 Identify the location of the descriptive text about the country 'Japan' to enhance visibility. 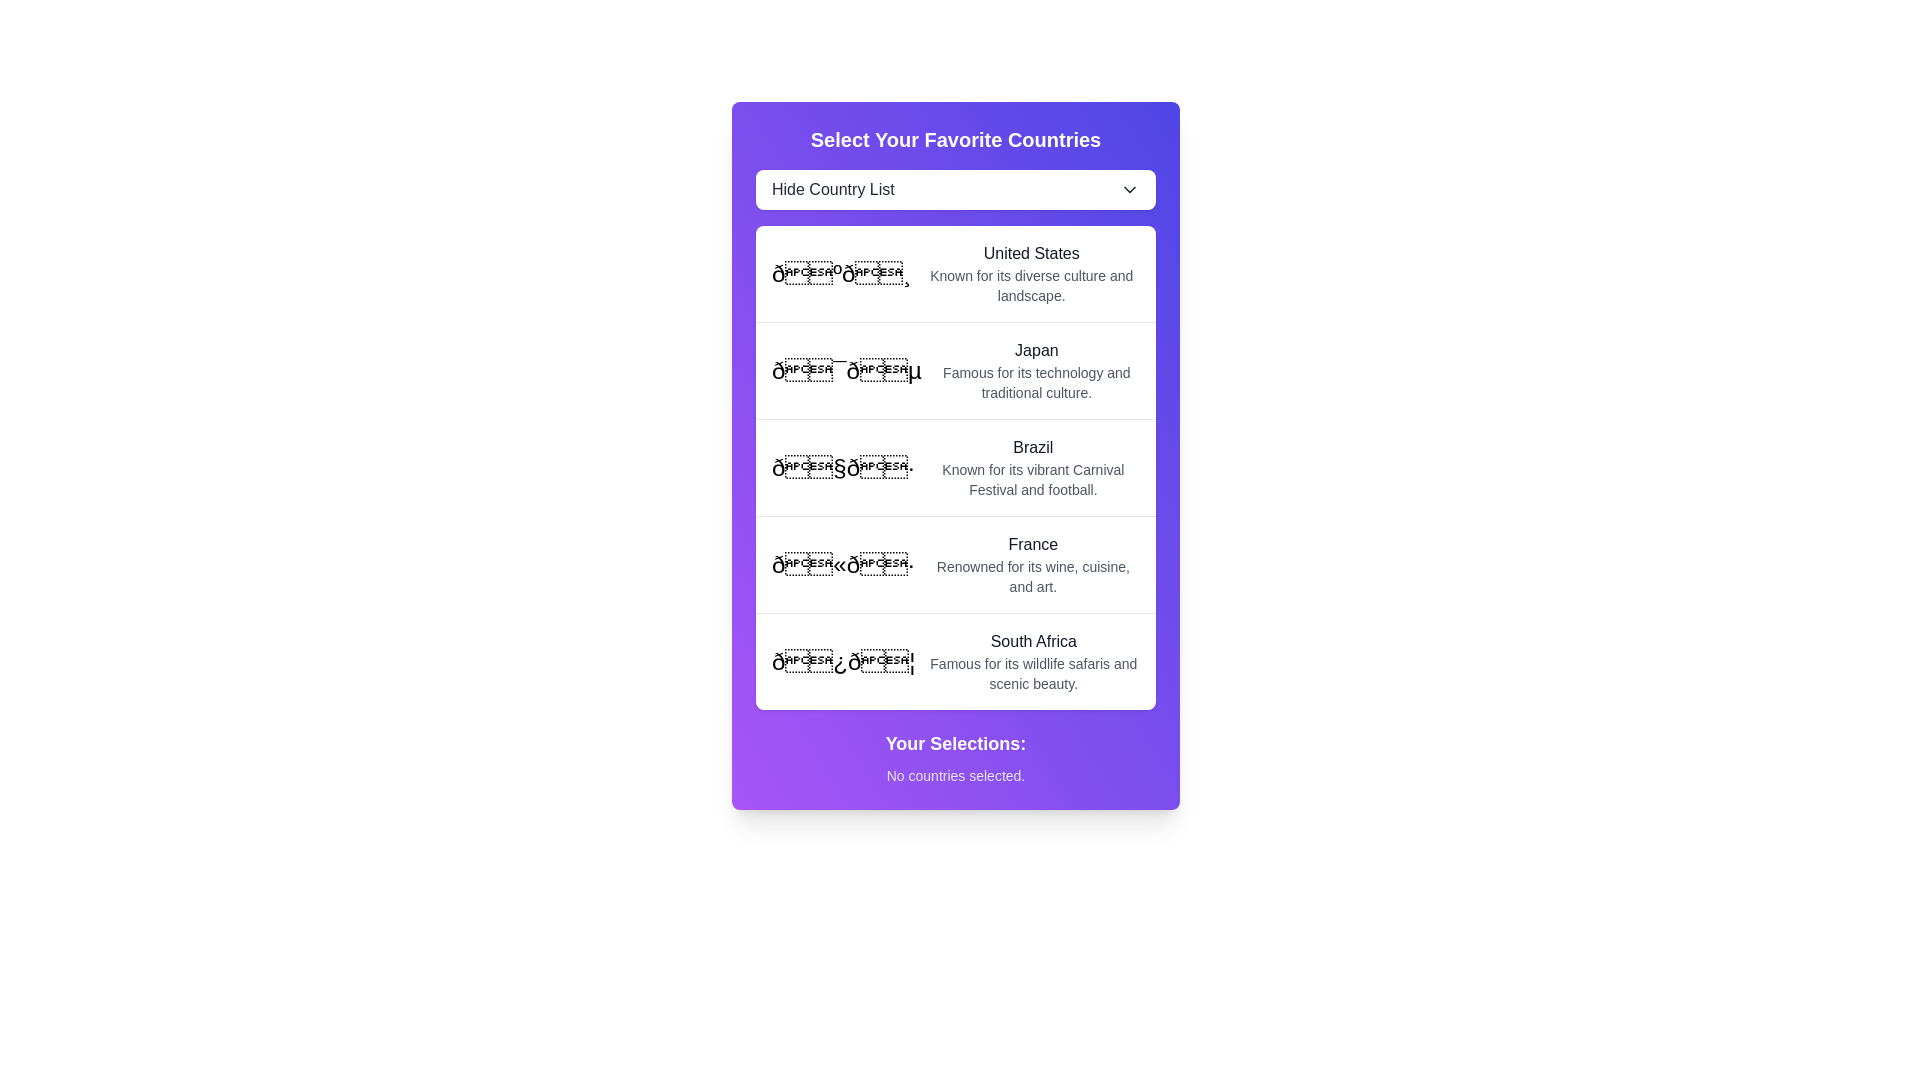
(1036, 382).